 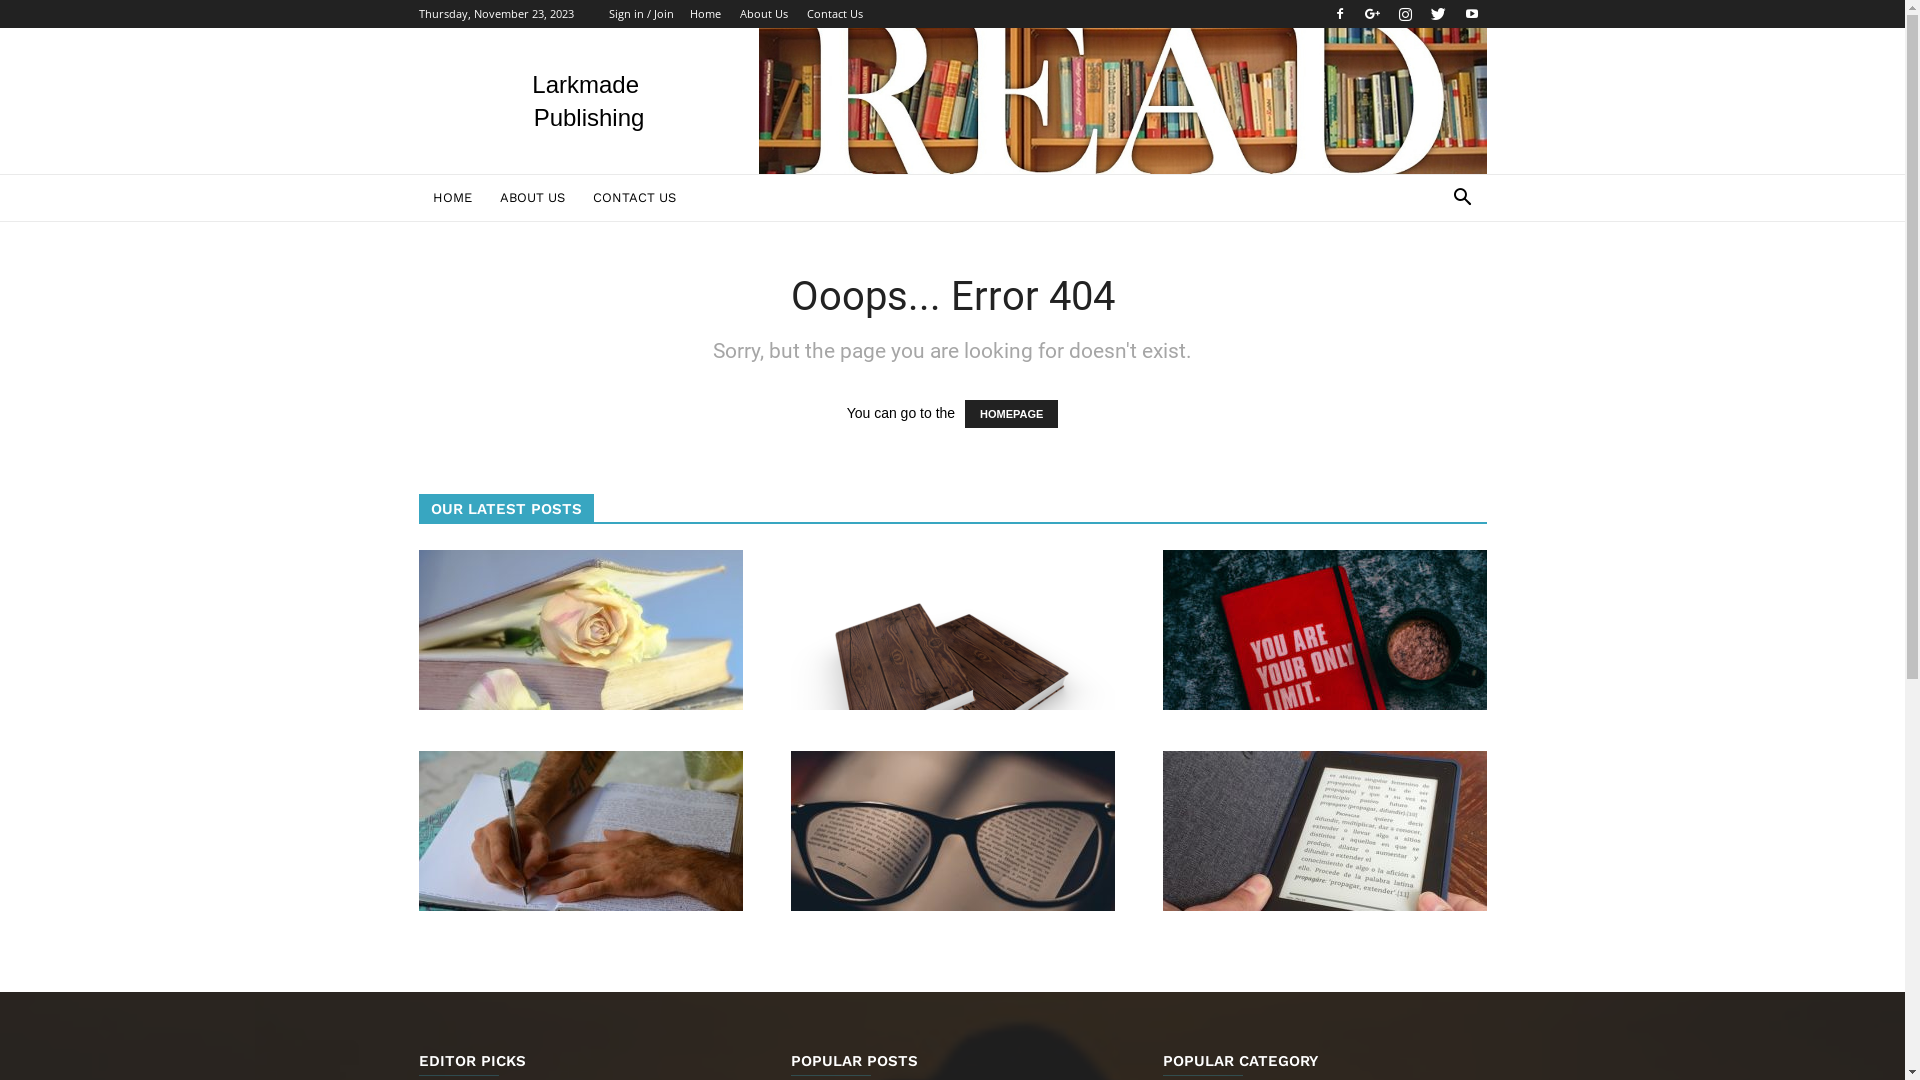 I want to click on 'Sign in / Join', so click(x=640, y=13).